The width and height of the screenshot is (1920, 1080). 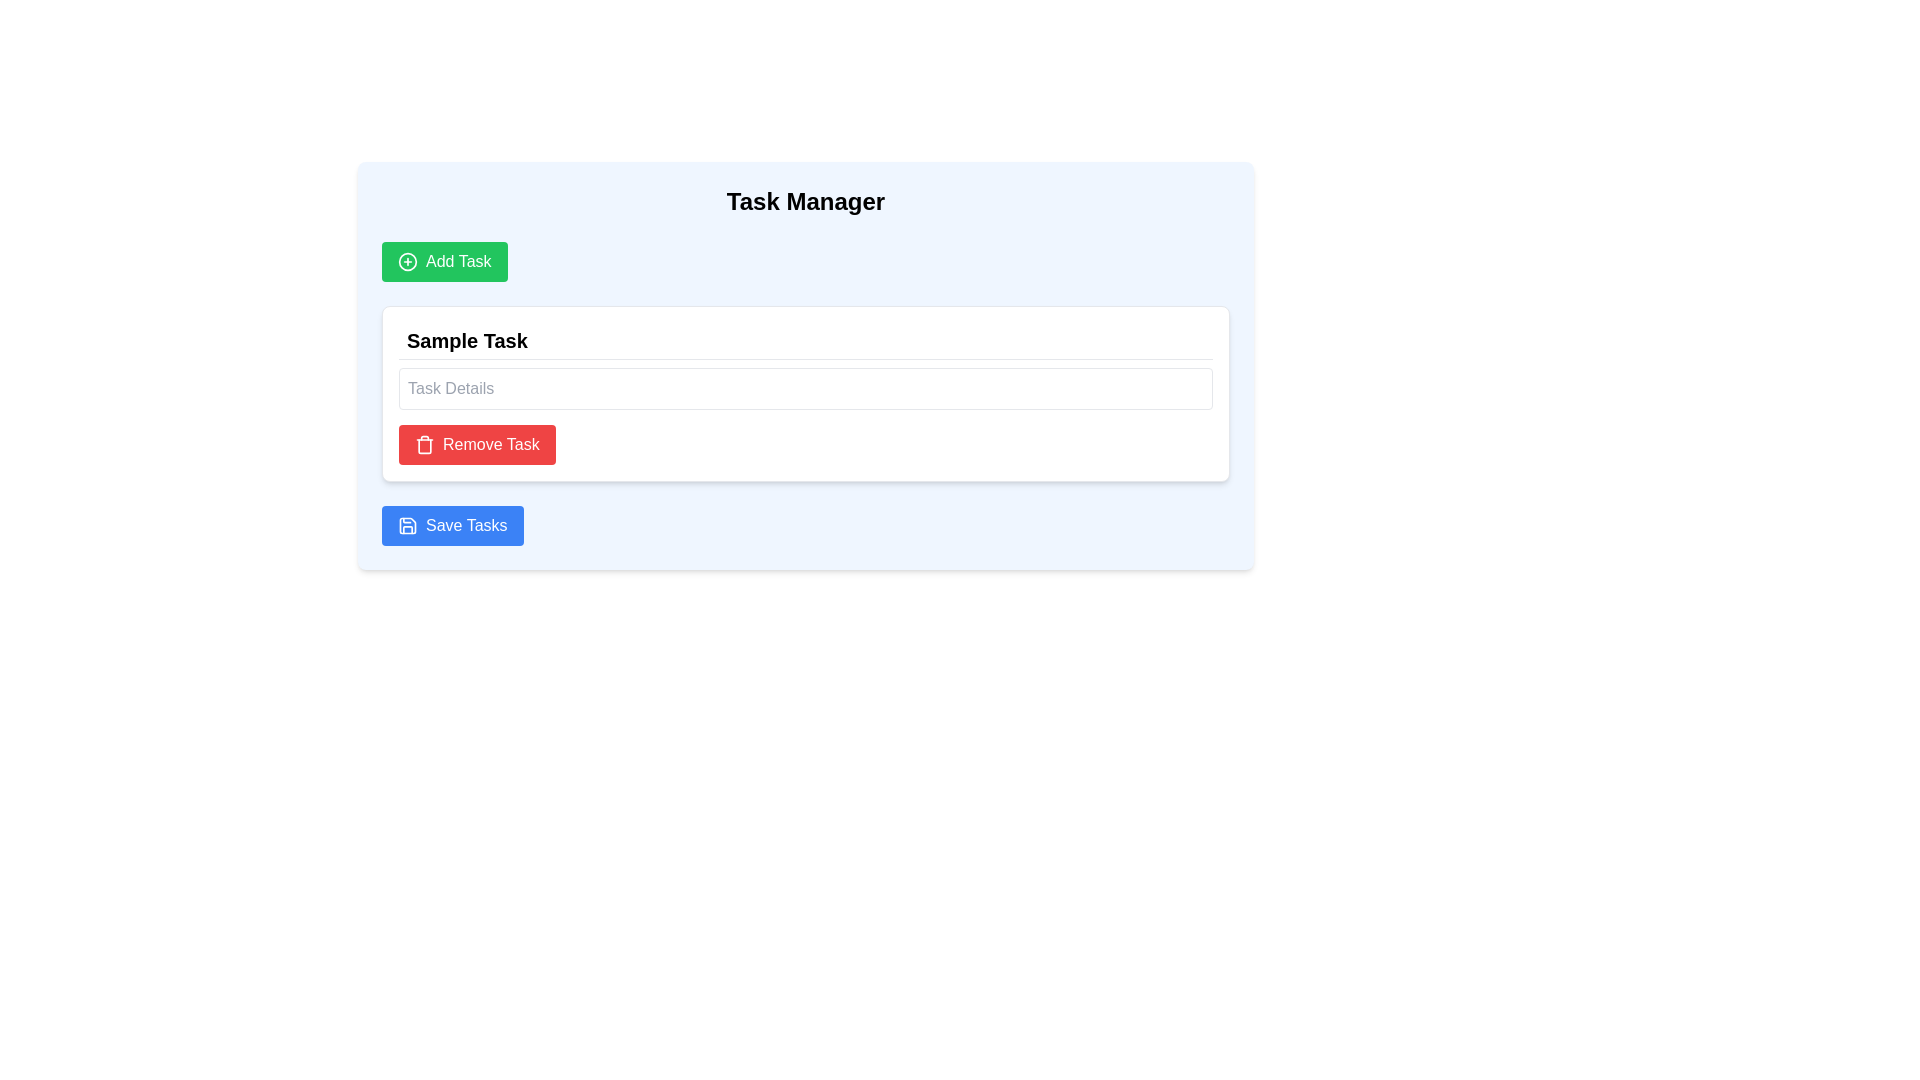 What do you see at coordinates (407, 524) in the screenshot?
I see `the floppy disk icon used for saving tasks, located within the 'Save Tasks' button at the bottom of the interface` at bounding box center [407, 524].